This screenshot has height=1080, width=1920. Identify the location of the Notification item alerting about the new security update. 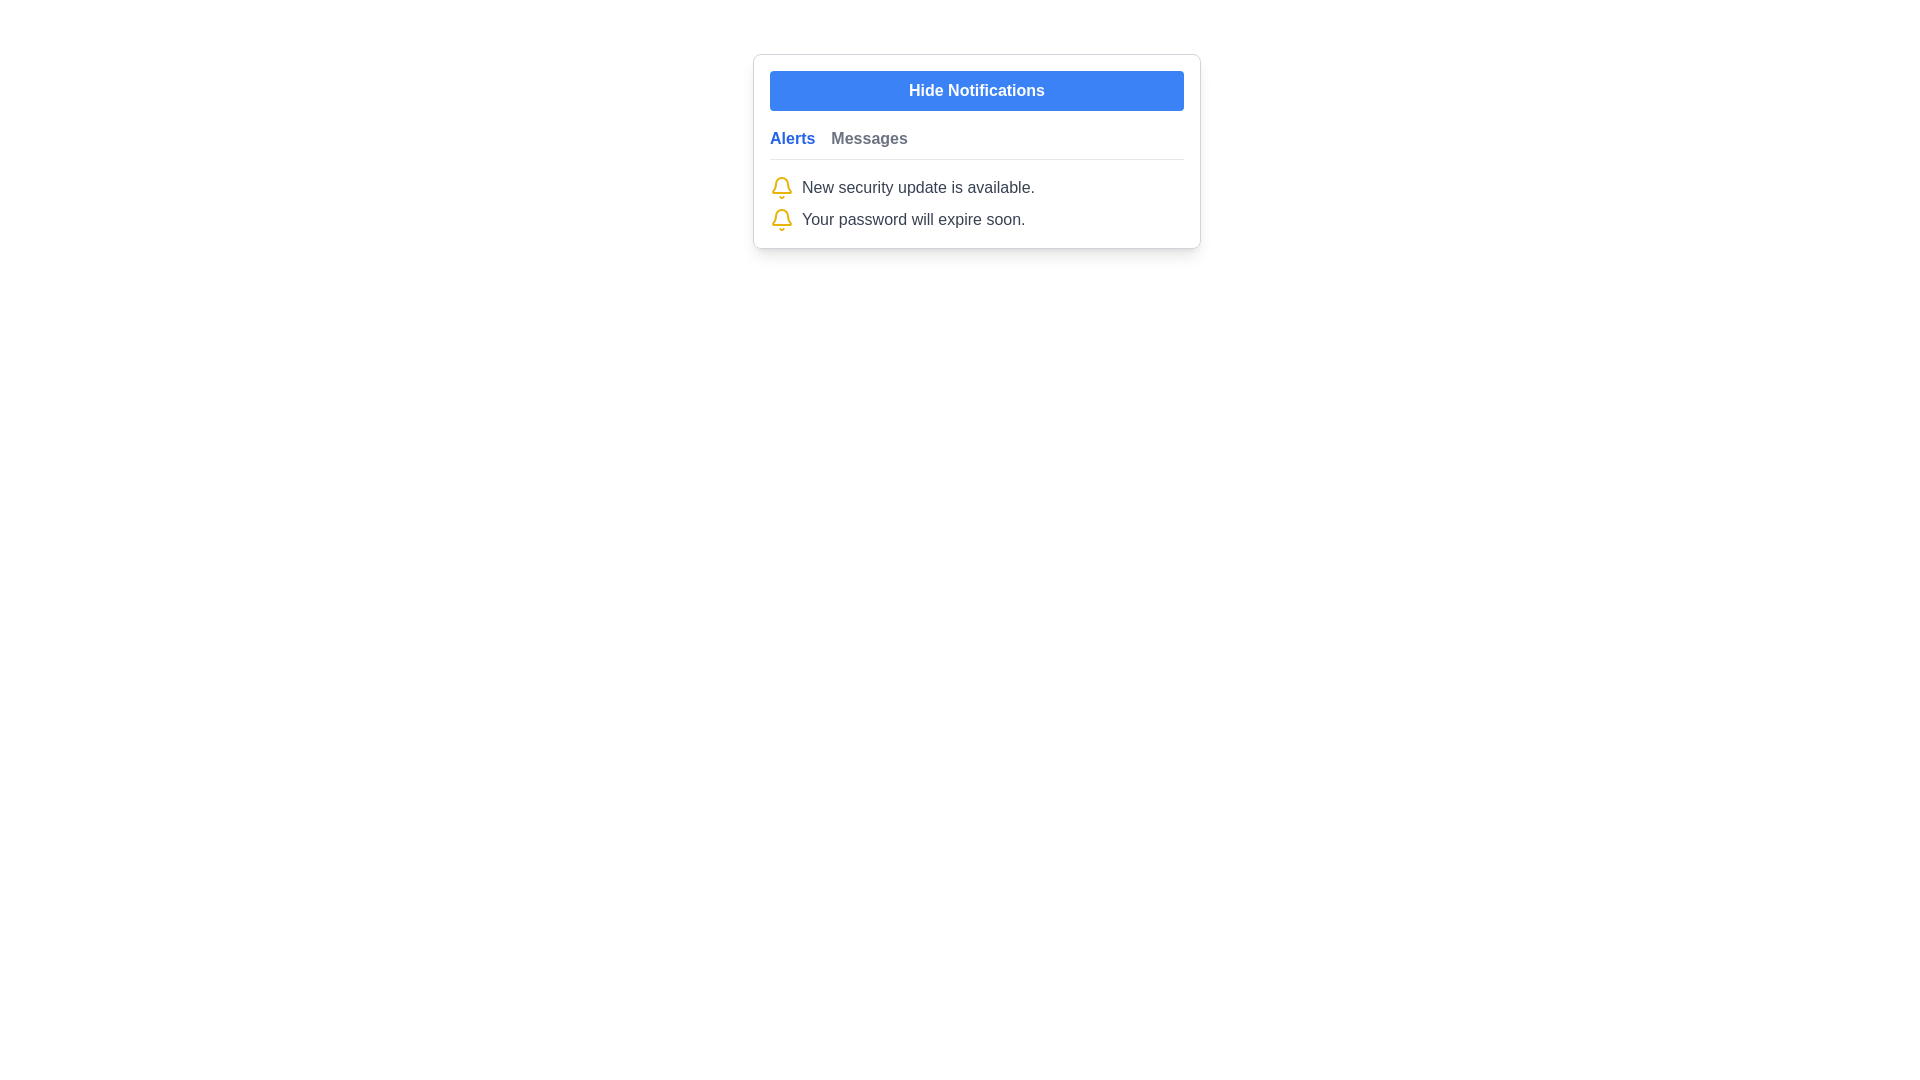
(977, 188).